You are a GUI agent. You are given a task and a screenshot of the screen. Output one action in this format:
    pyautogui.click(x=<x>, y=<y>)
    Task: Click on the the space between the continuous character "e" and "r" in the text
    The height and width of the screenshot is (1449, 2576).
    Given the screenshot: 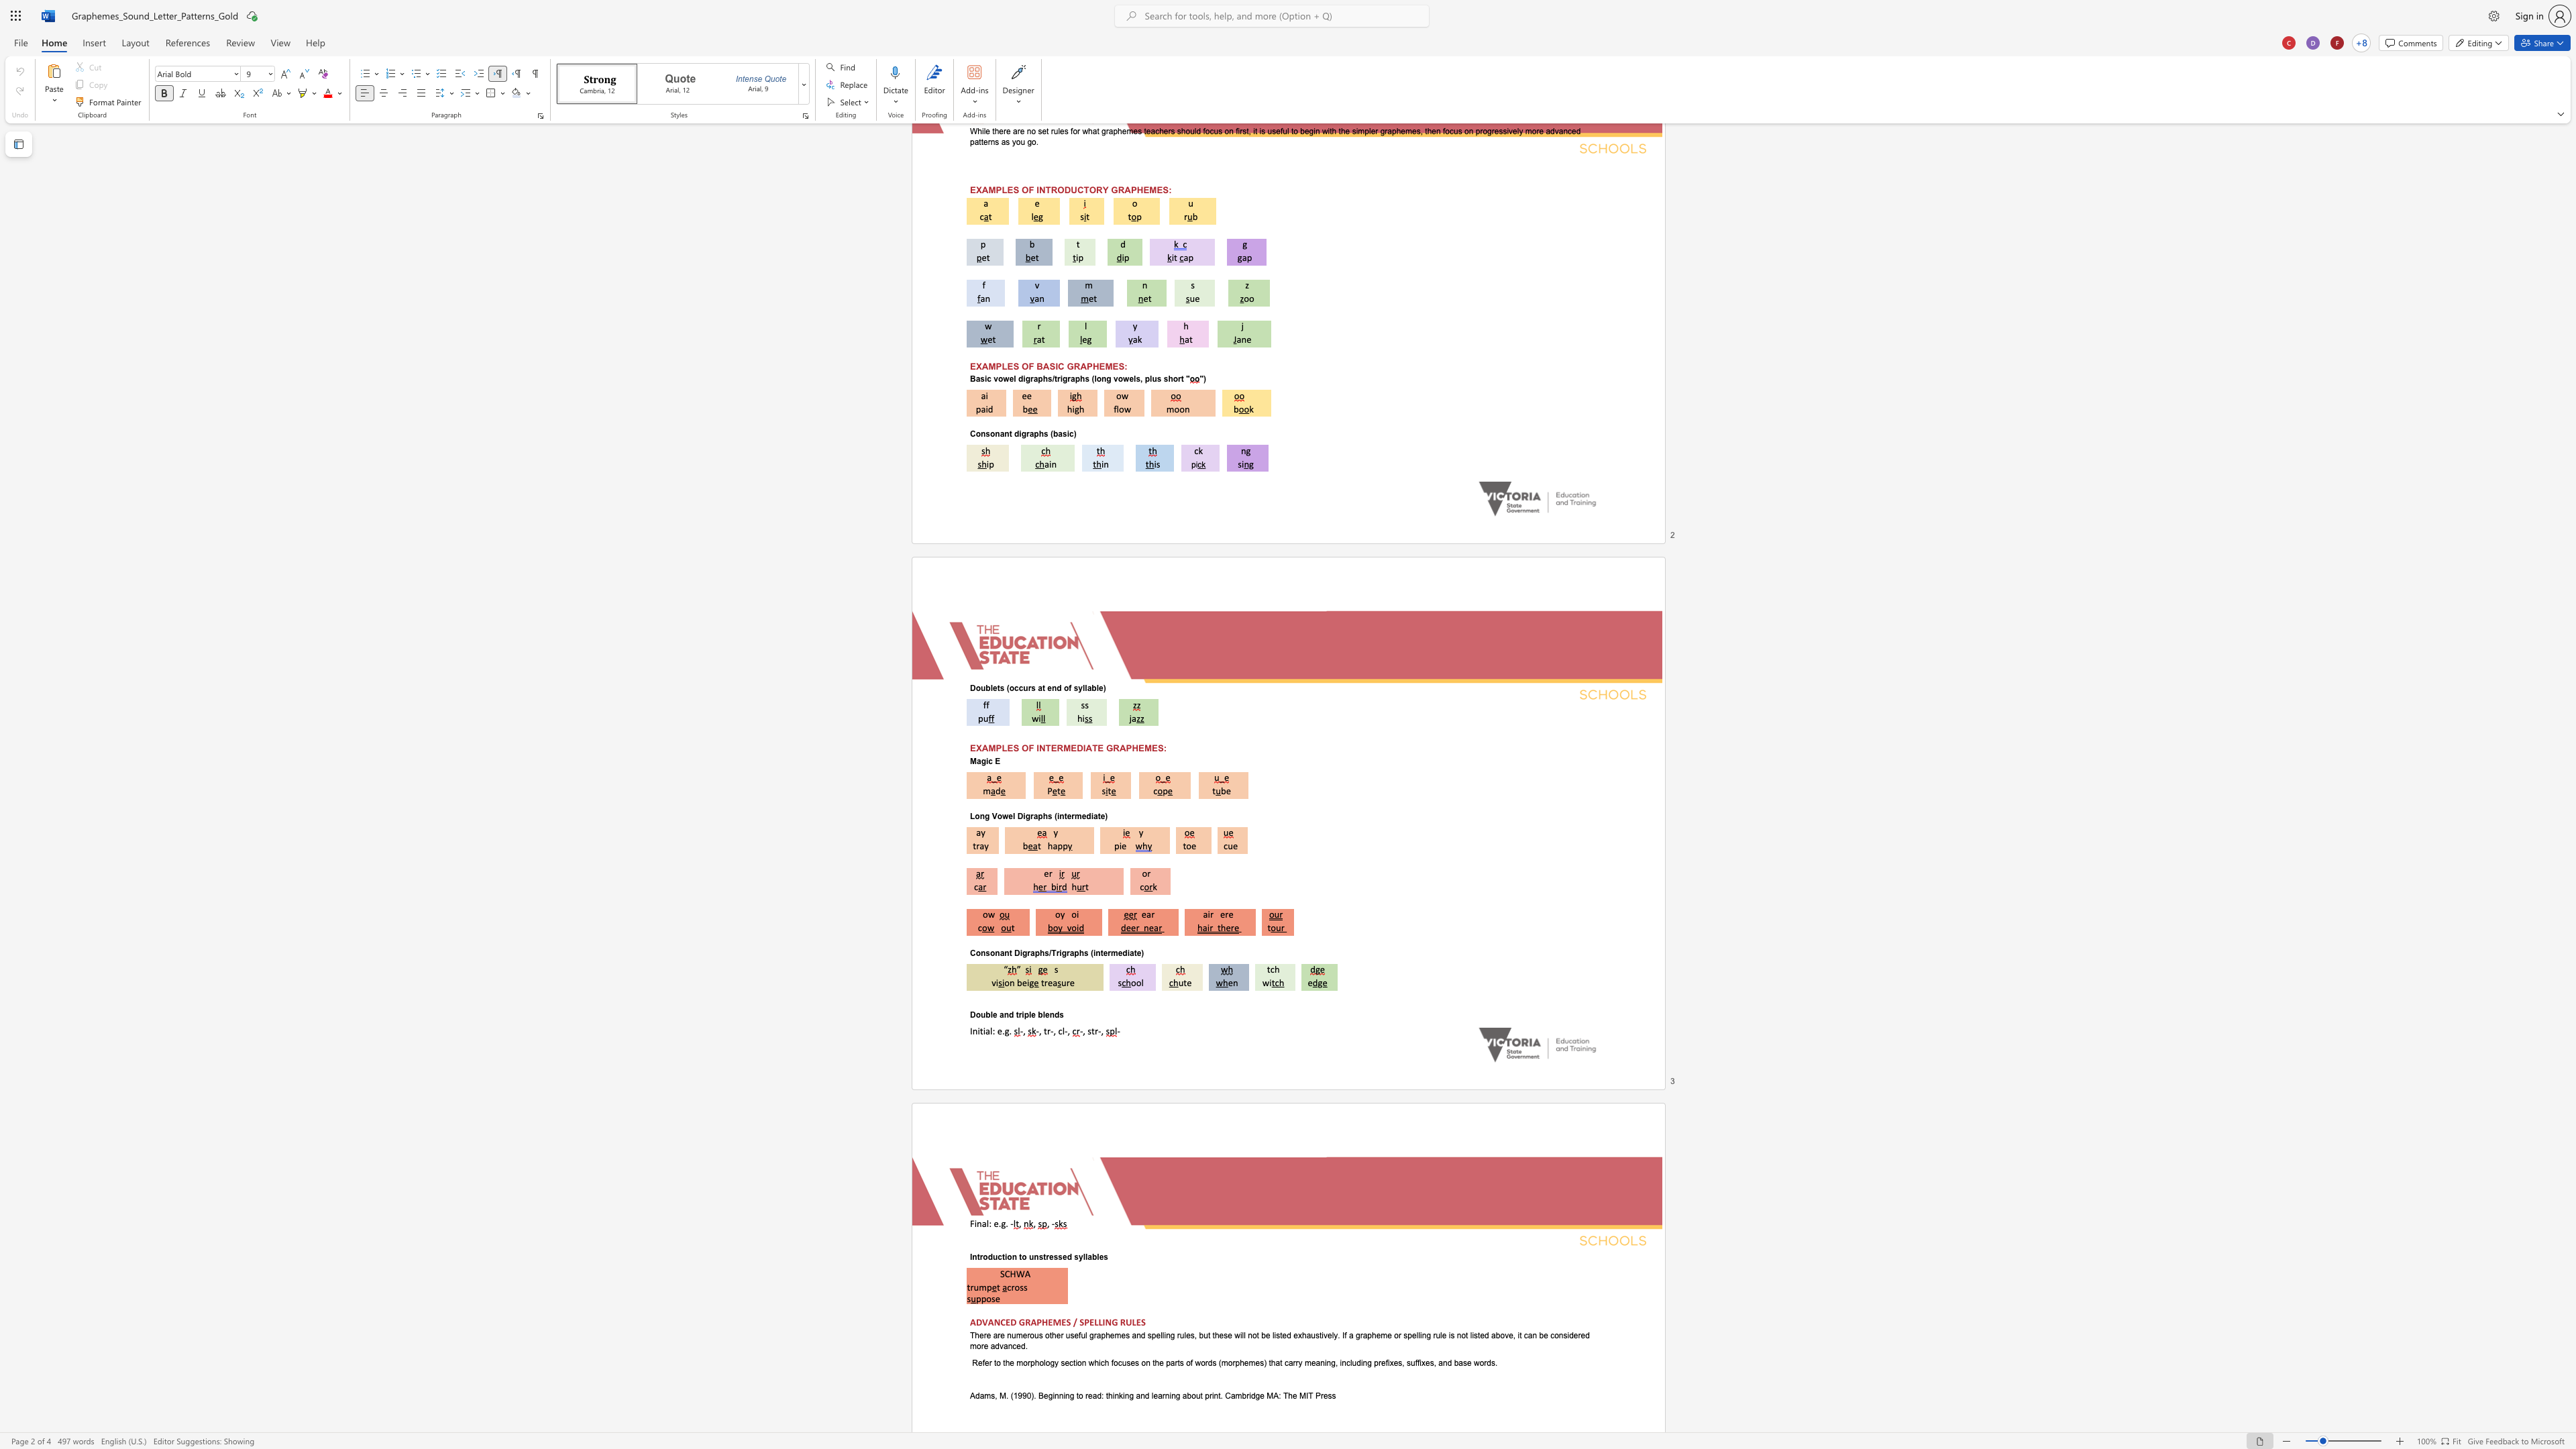 What is the action you would take?
    pyautogui.click(x=1224, y=914)
    